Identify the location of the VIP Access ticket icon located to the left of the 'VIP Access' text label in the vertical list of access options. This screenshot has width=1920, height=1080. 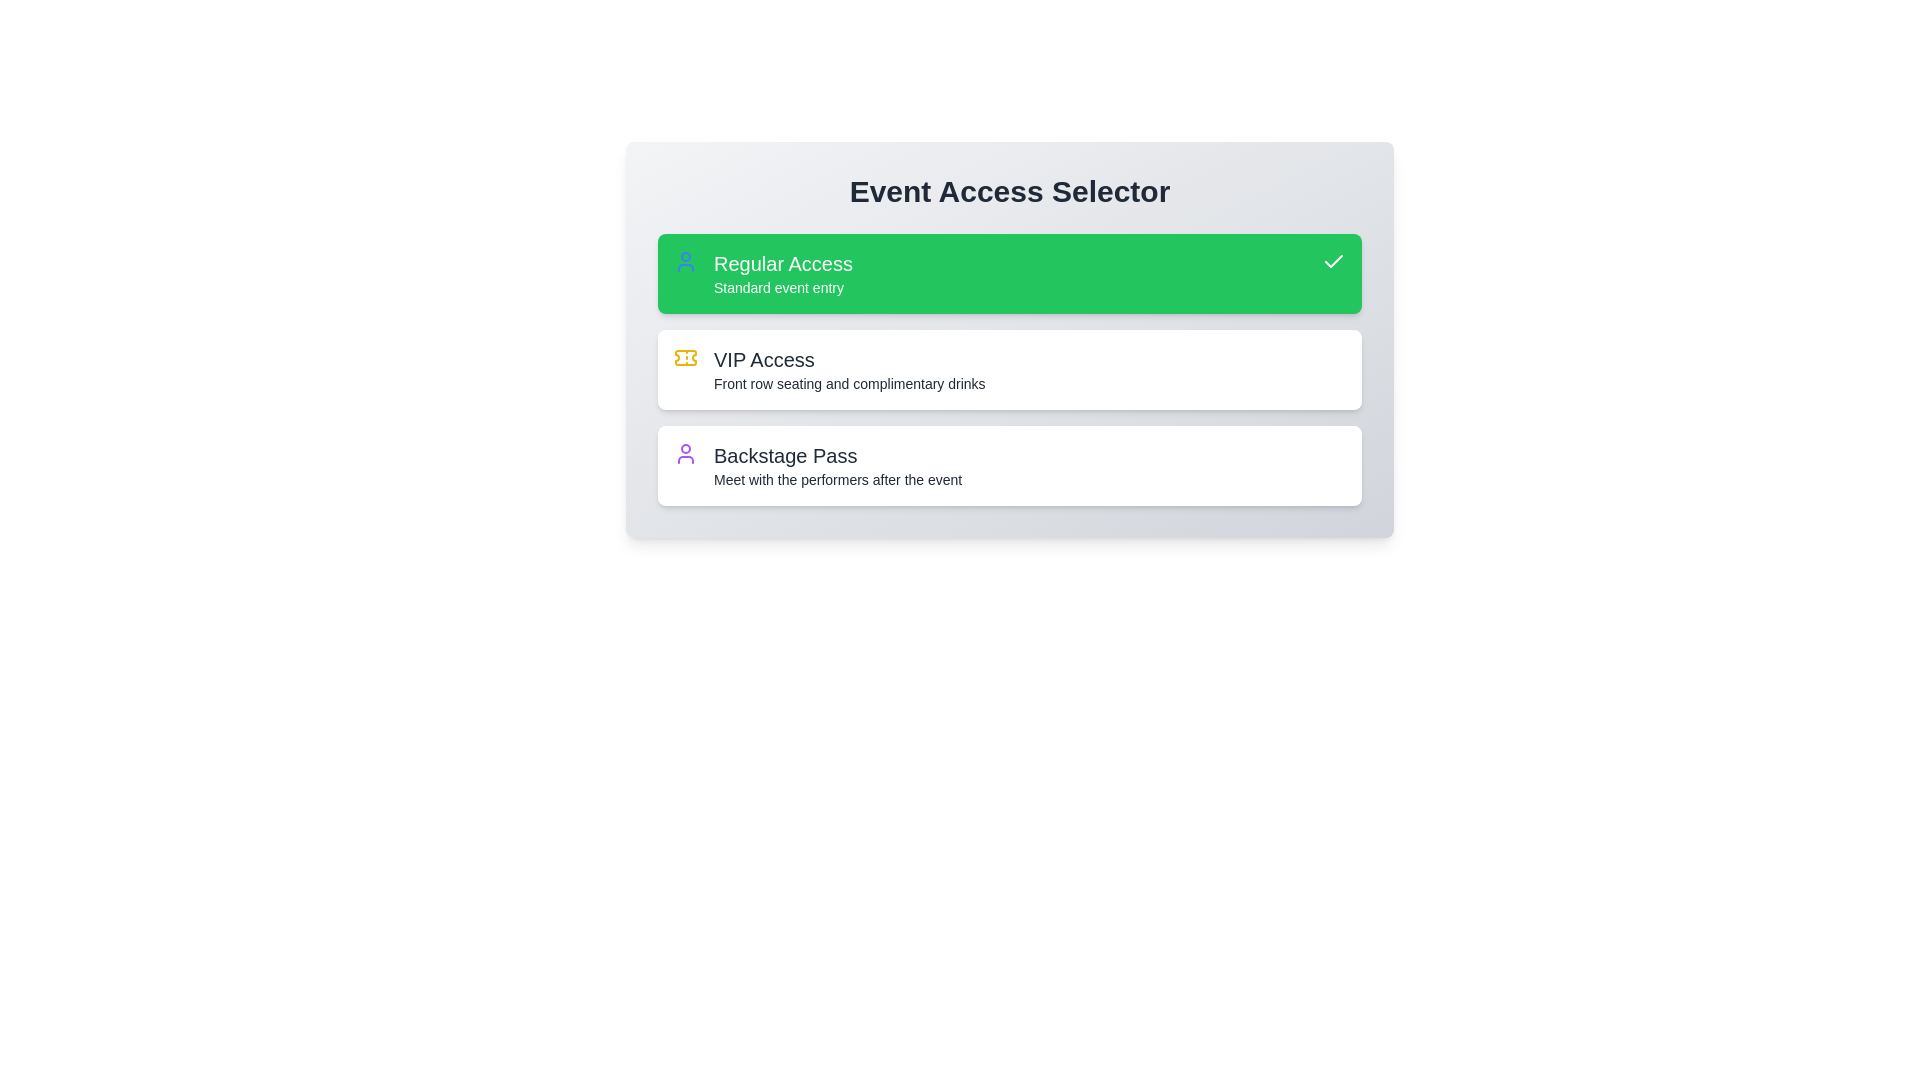
(686, 357).